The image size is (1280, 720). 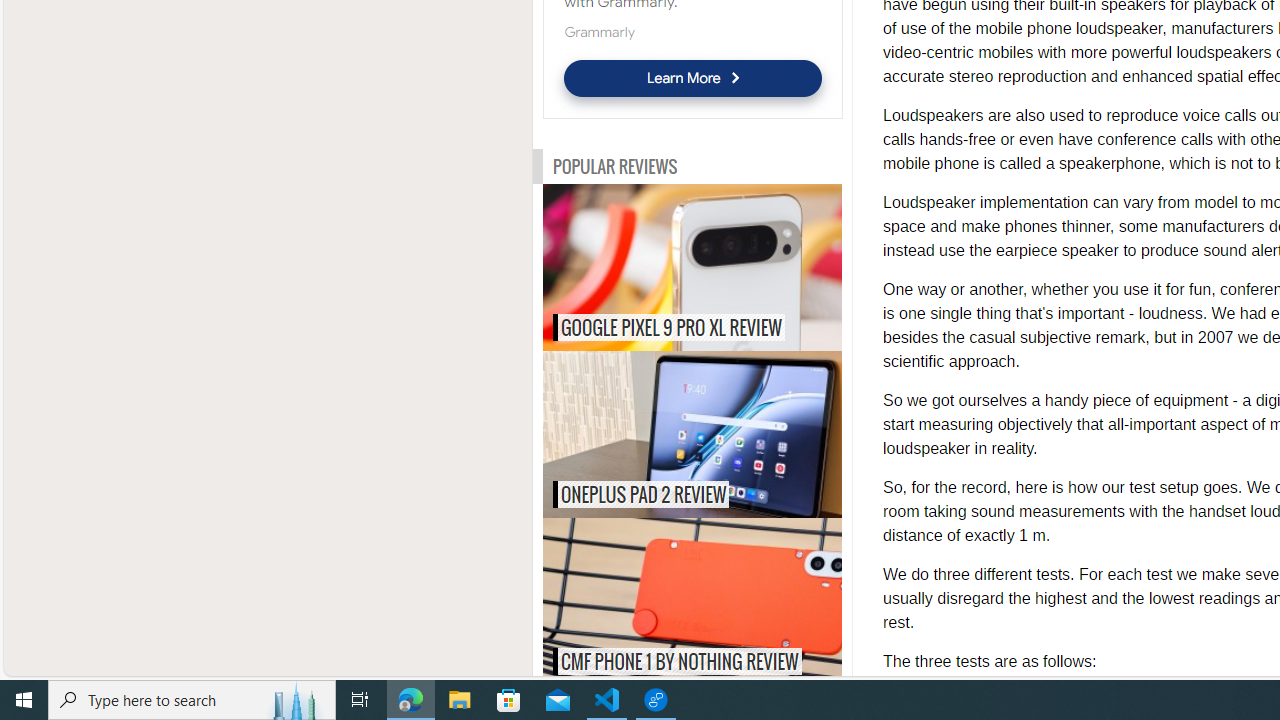 What do you see at coordinates (692, 600) in the screenshot?
I see `'CMF Phone 1 by Nothing review CMF PHONE 1 BY NOTHING REVIEW'` at bounding box center [692, 600].